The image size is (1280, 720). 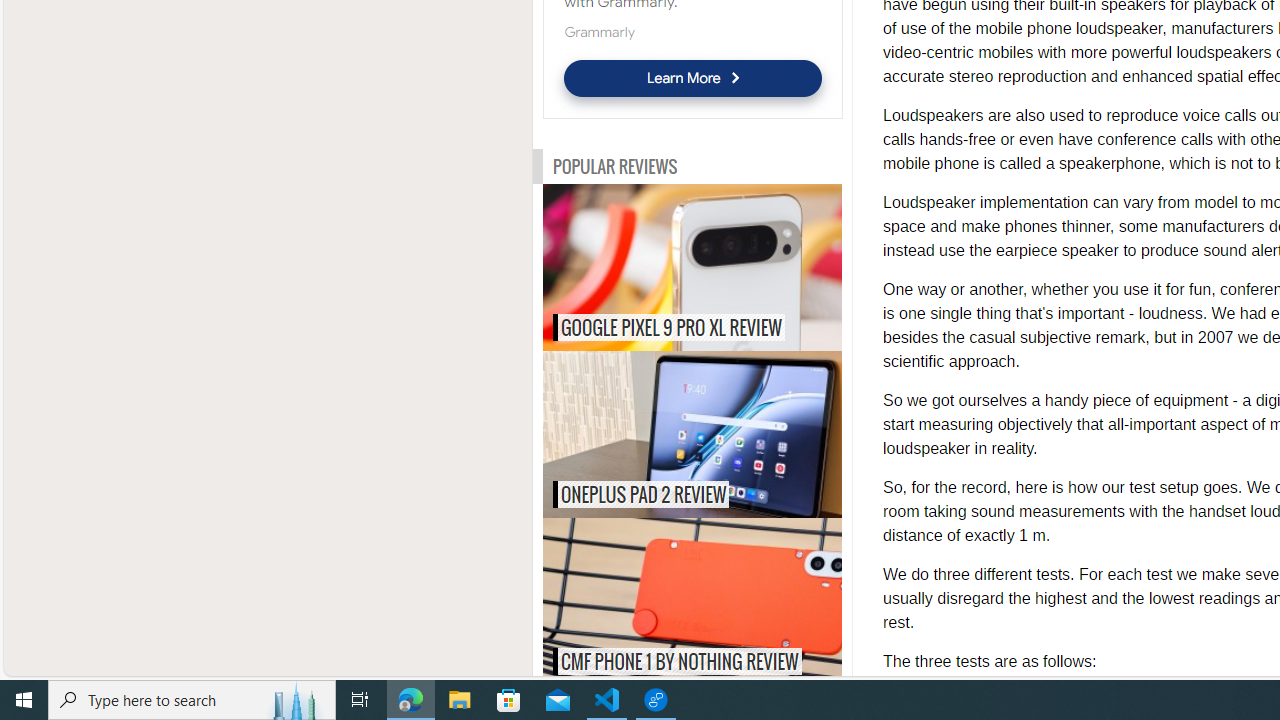 What do you see at coordinates (692, 600) in the screenshot?
I see `'CMF Phone 1 by Nothing review CMF PHONE 1 BY NOTHING REVIEW'` at bounding box center [692, 600].